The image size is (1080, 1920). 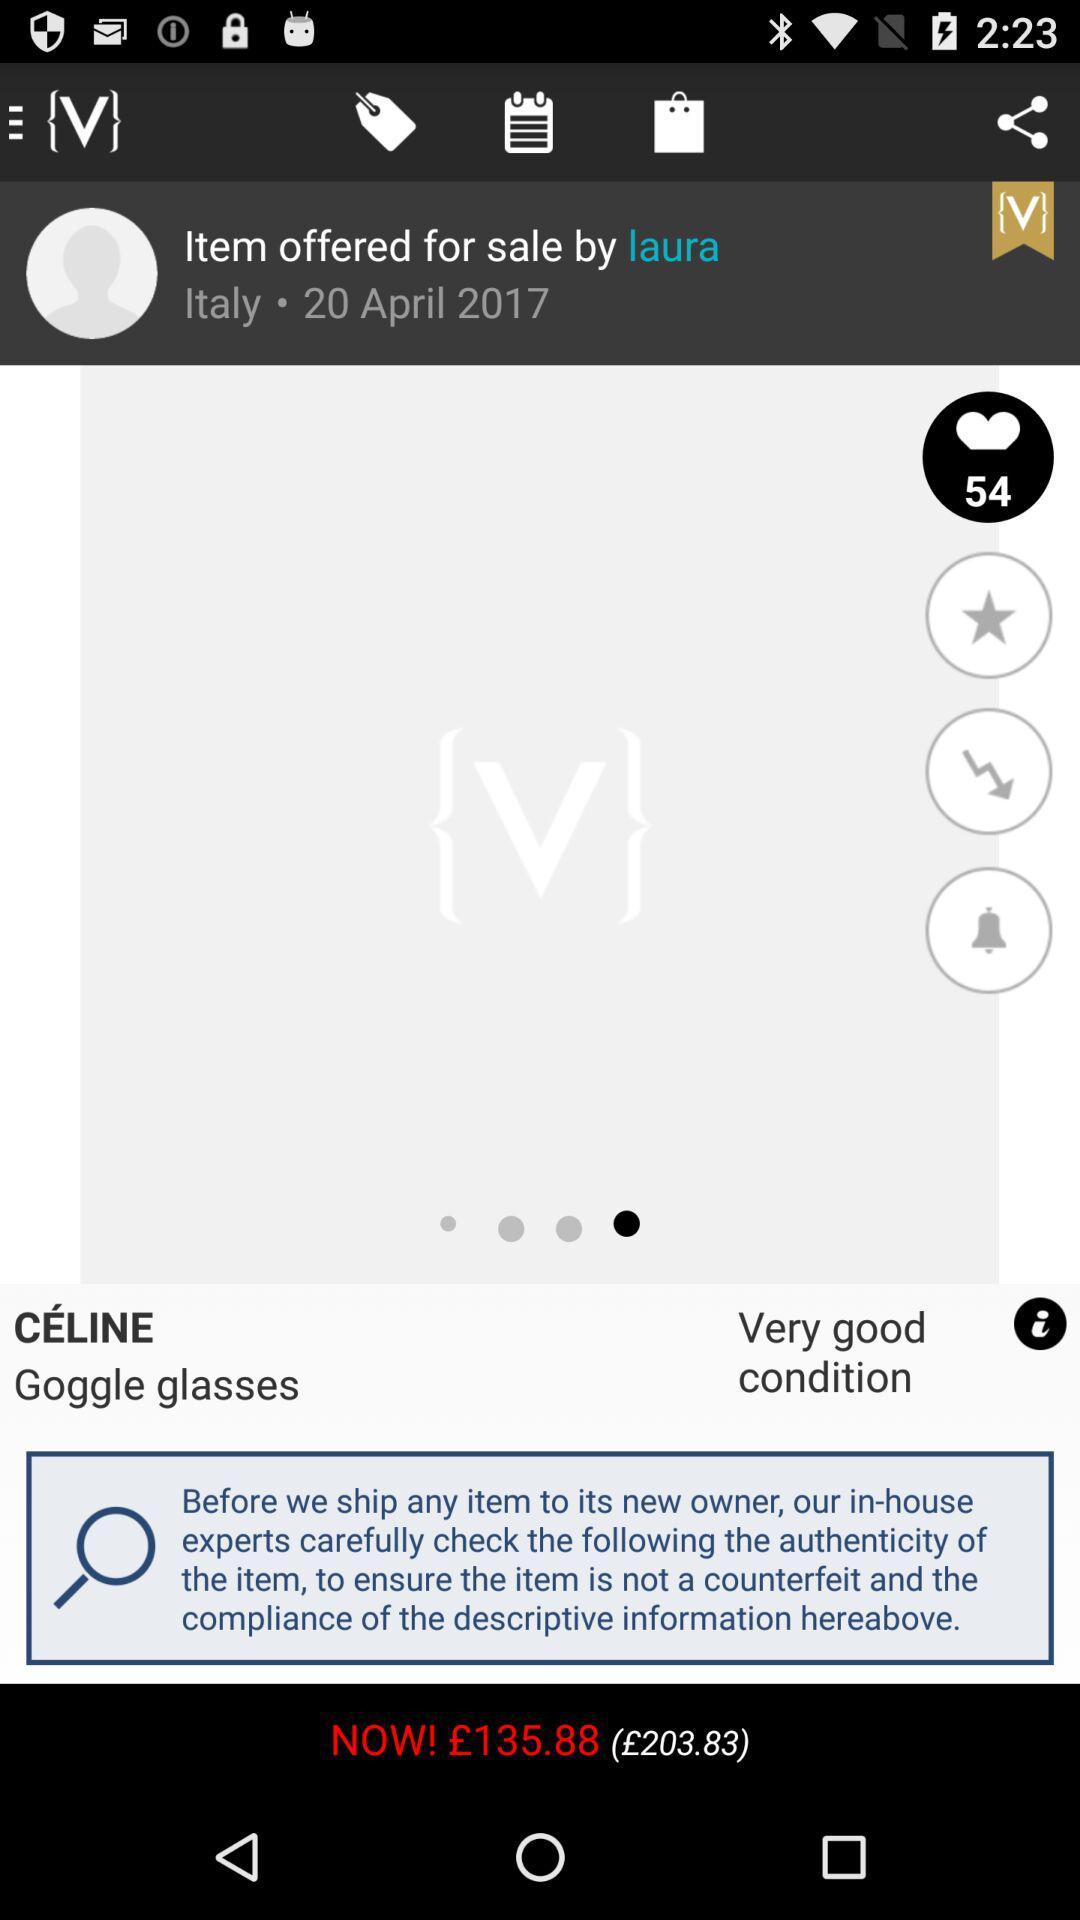 What do you see at coordinates (451, 243) in the screenshot?
I see `app above italy item` at bounding box center [451, 243].